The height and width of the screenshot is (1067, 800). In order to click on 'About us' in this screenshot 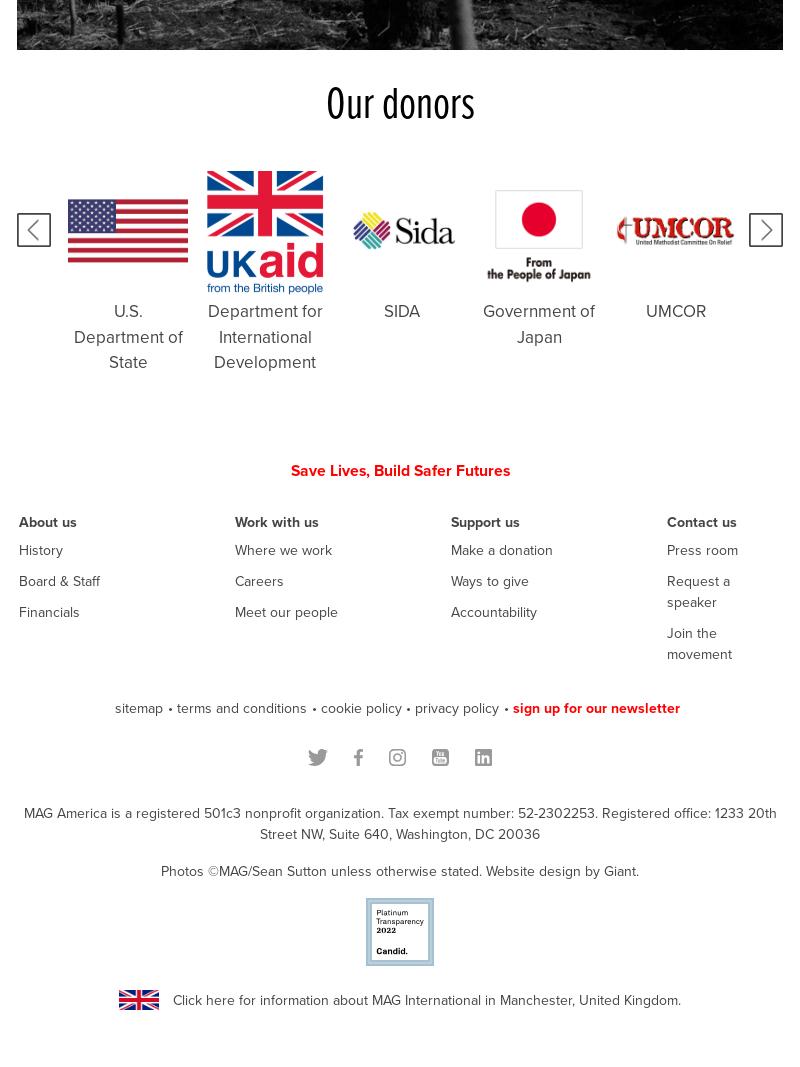, I will do `click(45, 521)`.